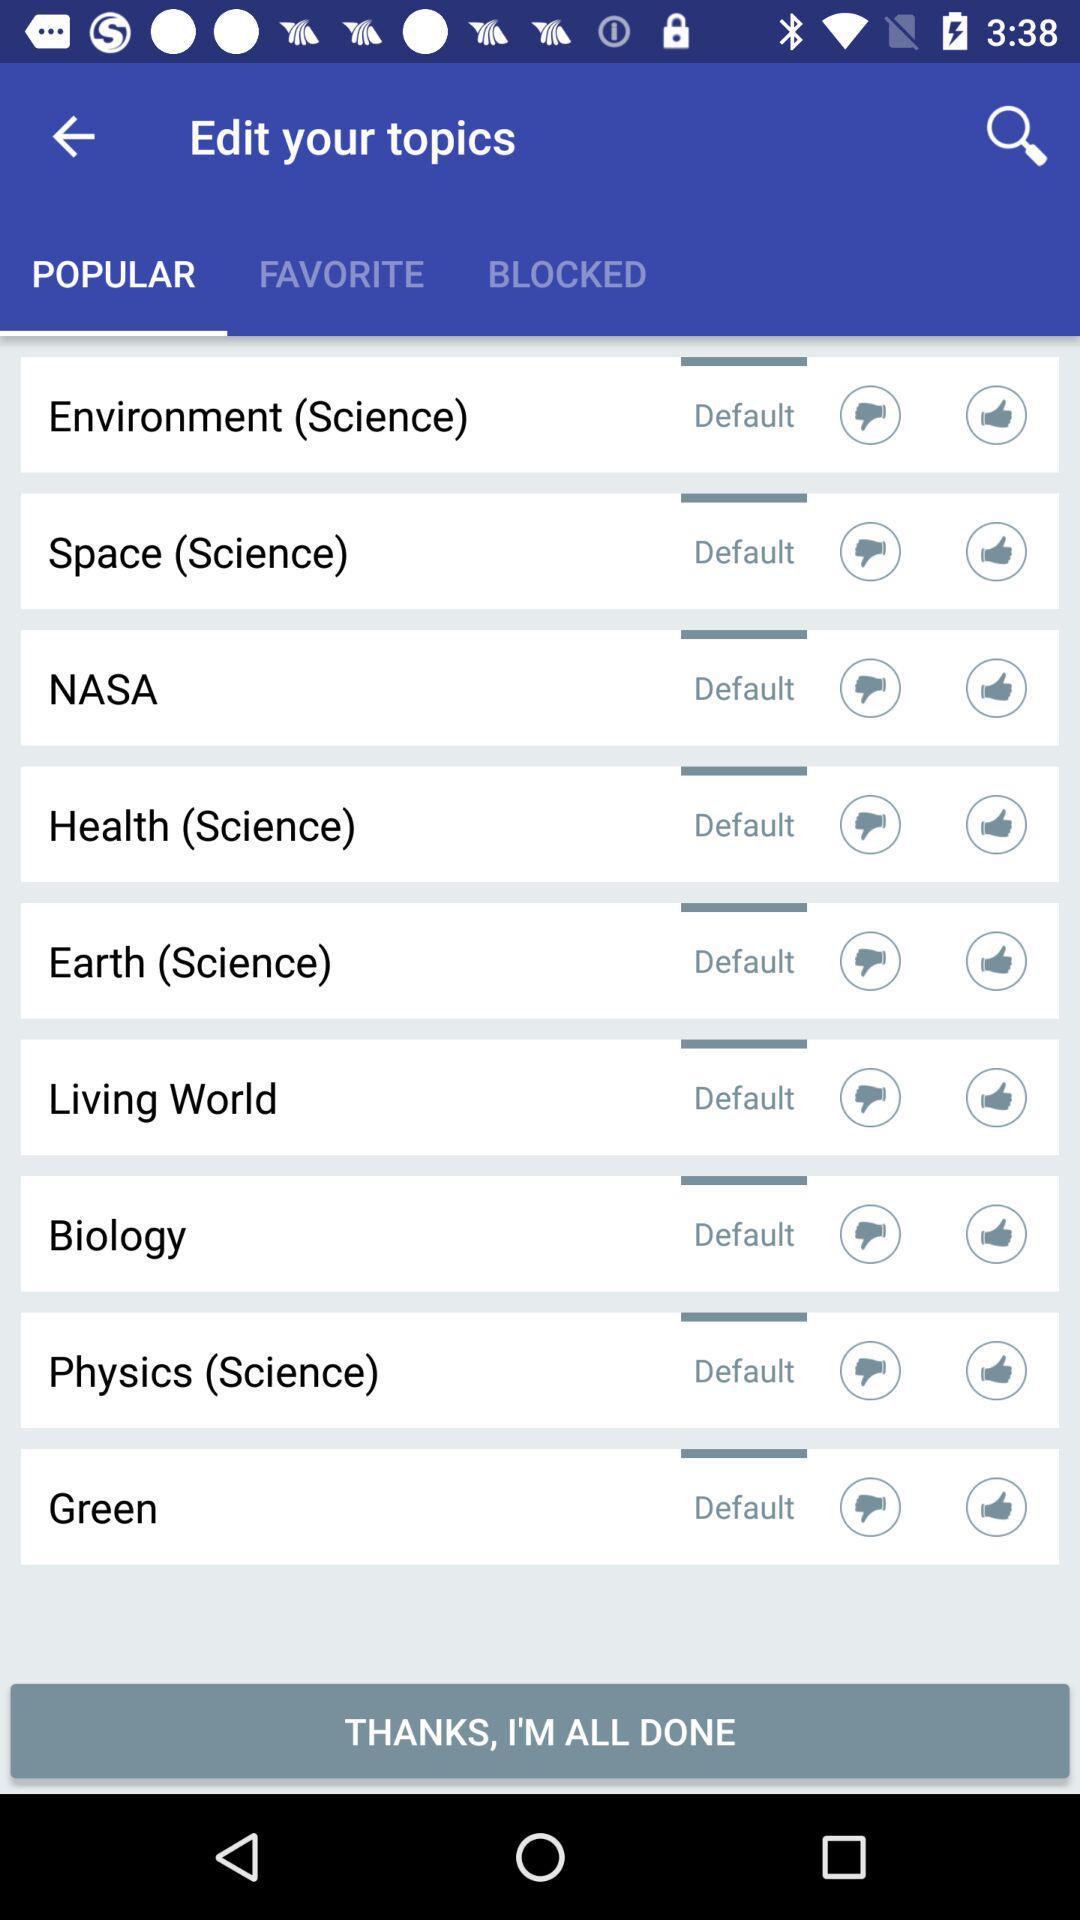  Describe the element at coordinates (1017, 135) in the screenshot. I see `the item next to the edit your topics` at that location.